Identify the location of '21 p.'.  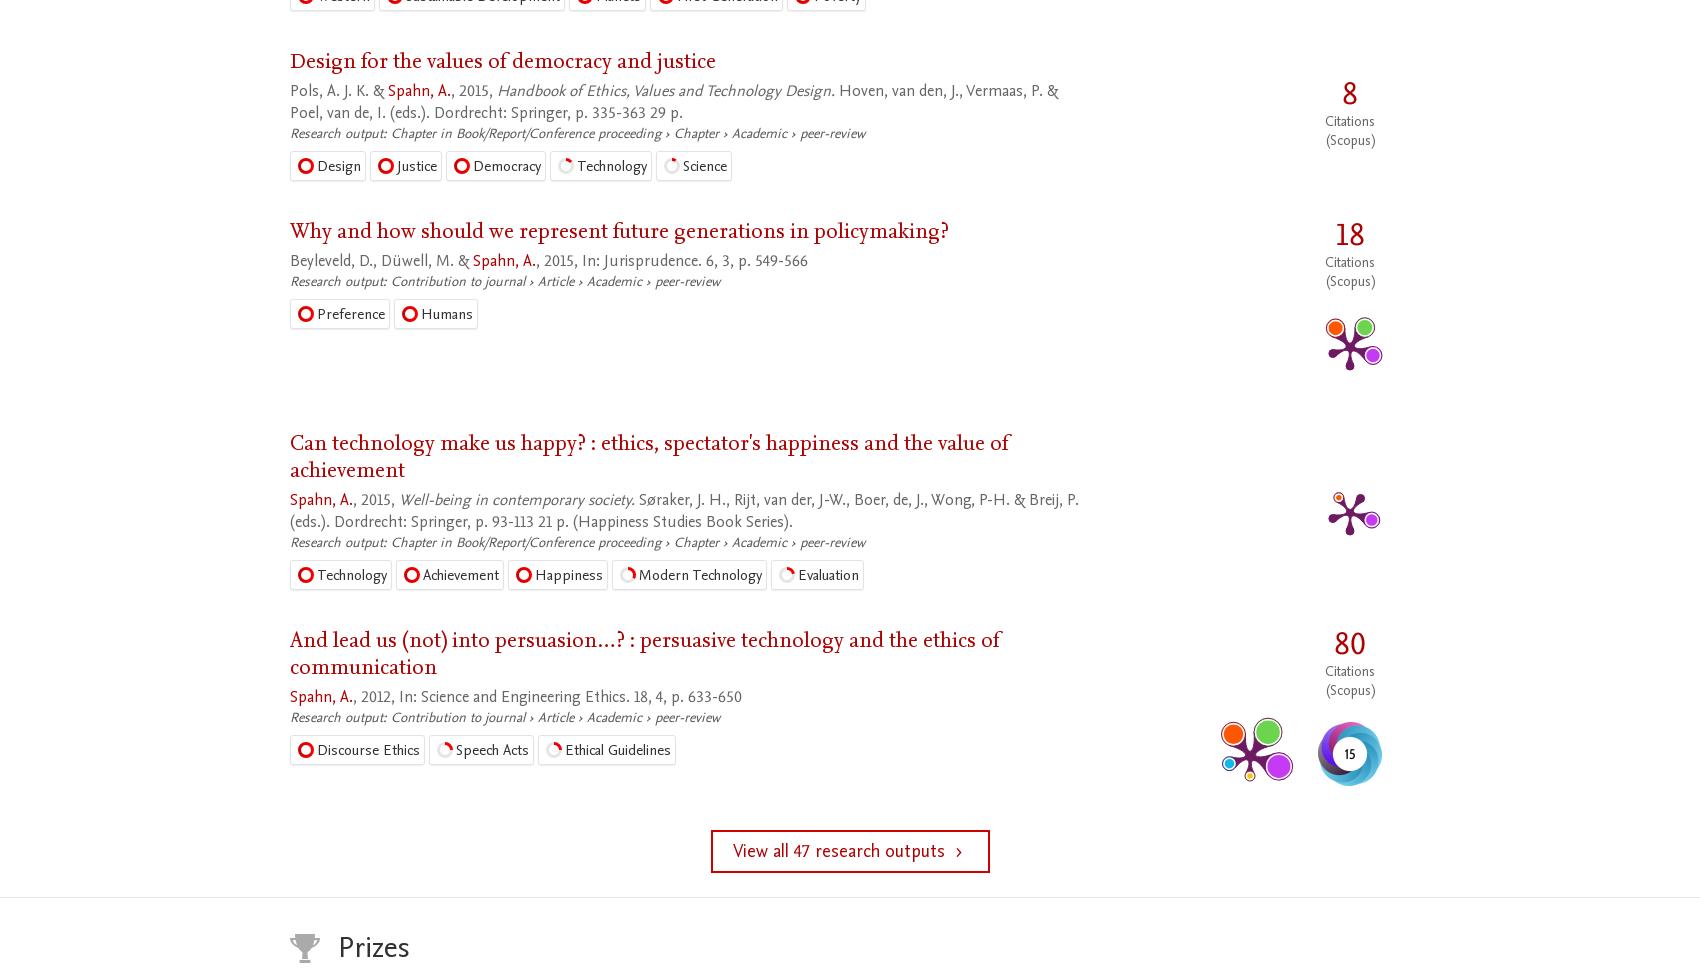
(552, 521).